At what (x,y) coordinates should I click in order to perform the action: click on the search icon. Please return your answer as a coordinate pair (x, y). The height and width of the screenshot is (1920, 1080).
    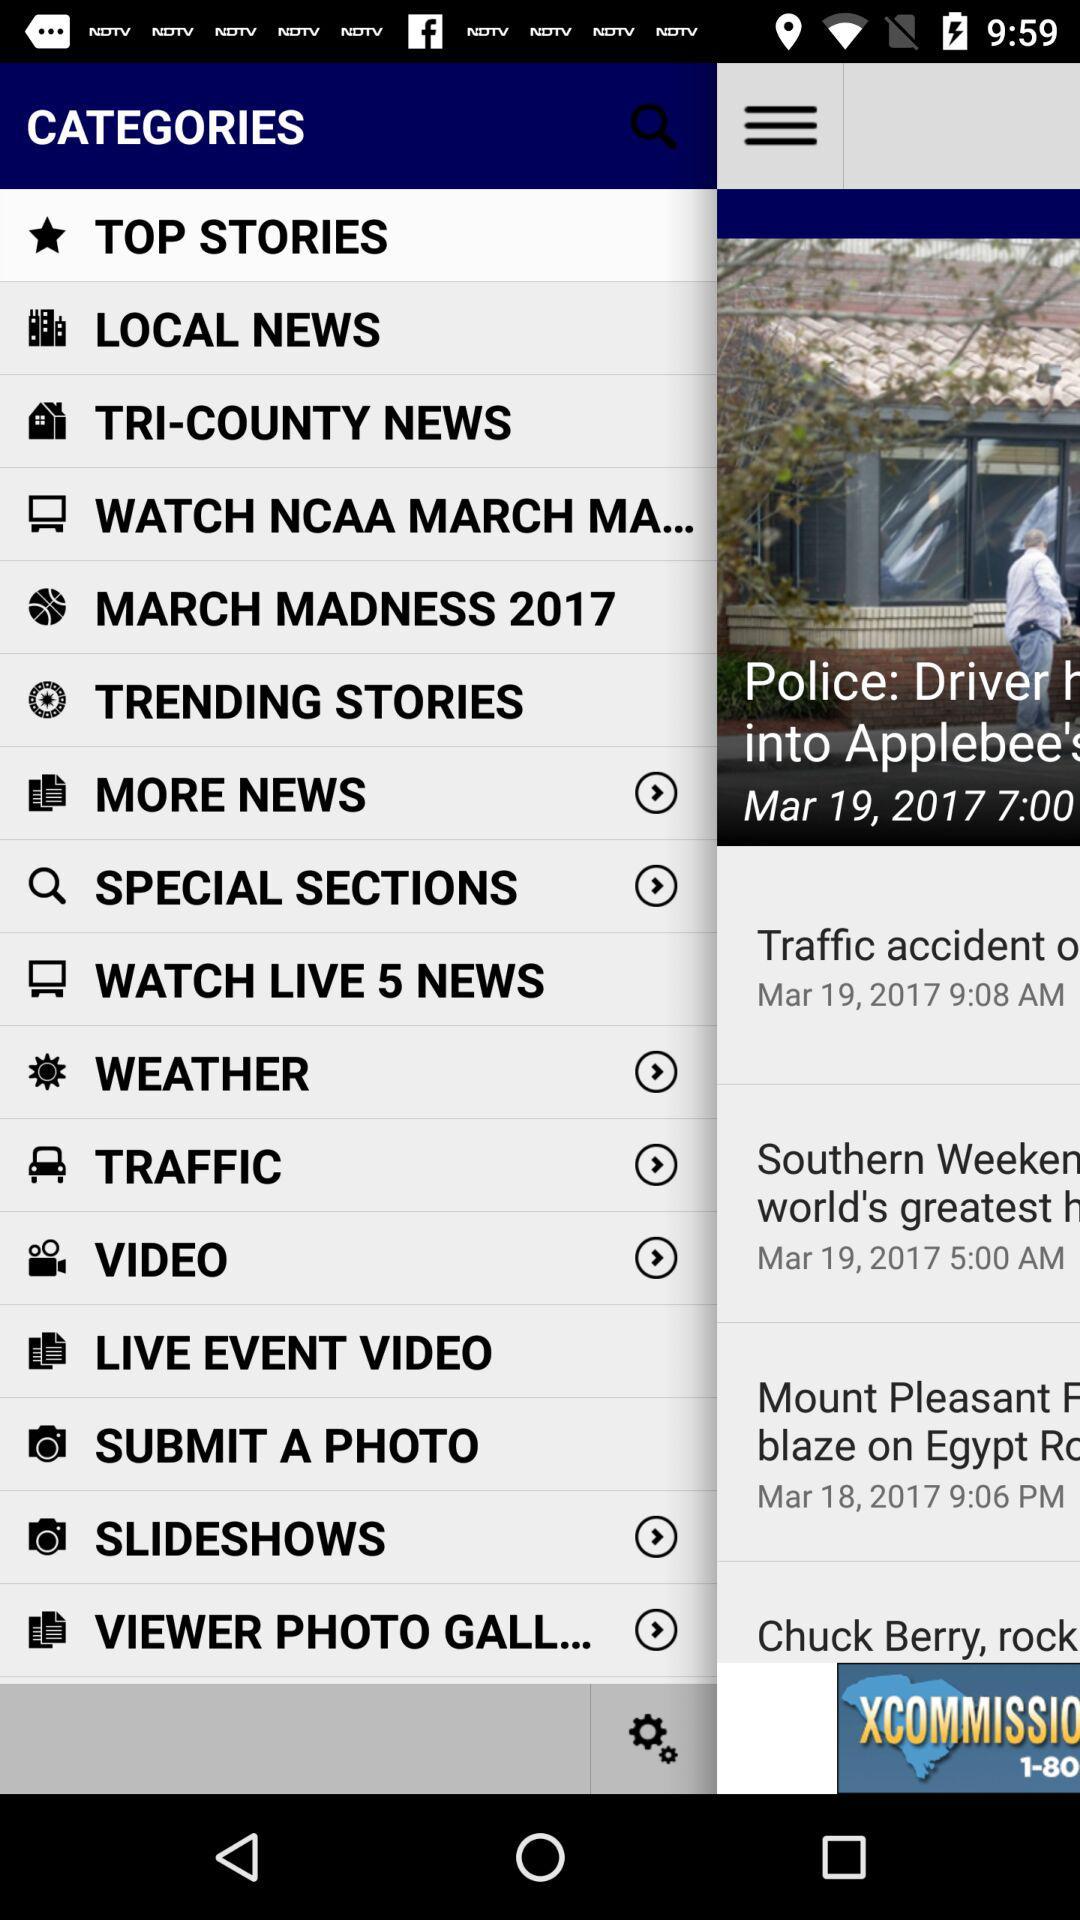
    Looking at the image, I should click on (654, 124).